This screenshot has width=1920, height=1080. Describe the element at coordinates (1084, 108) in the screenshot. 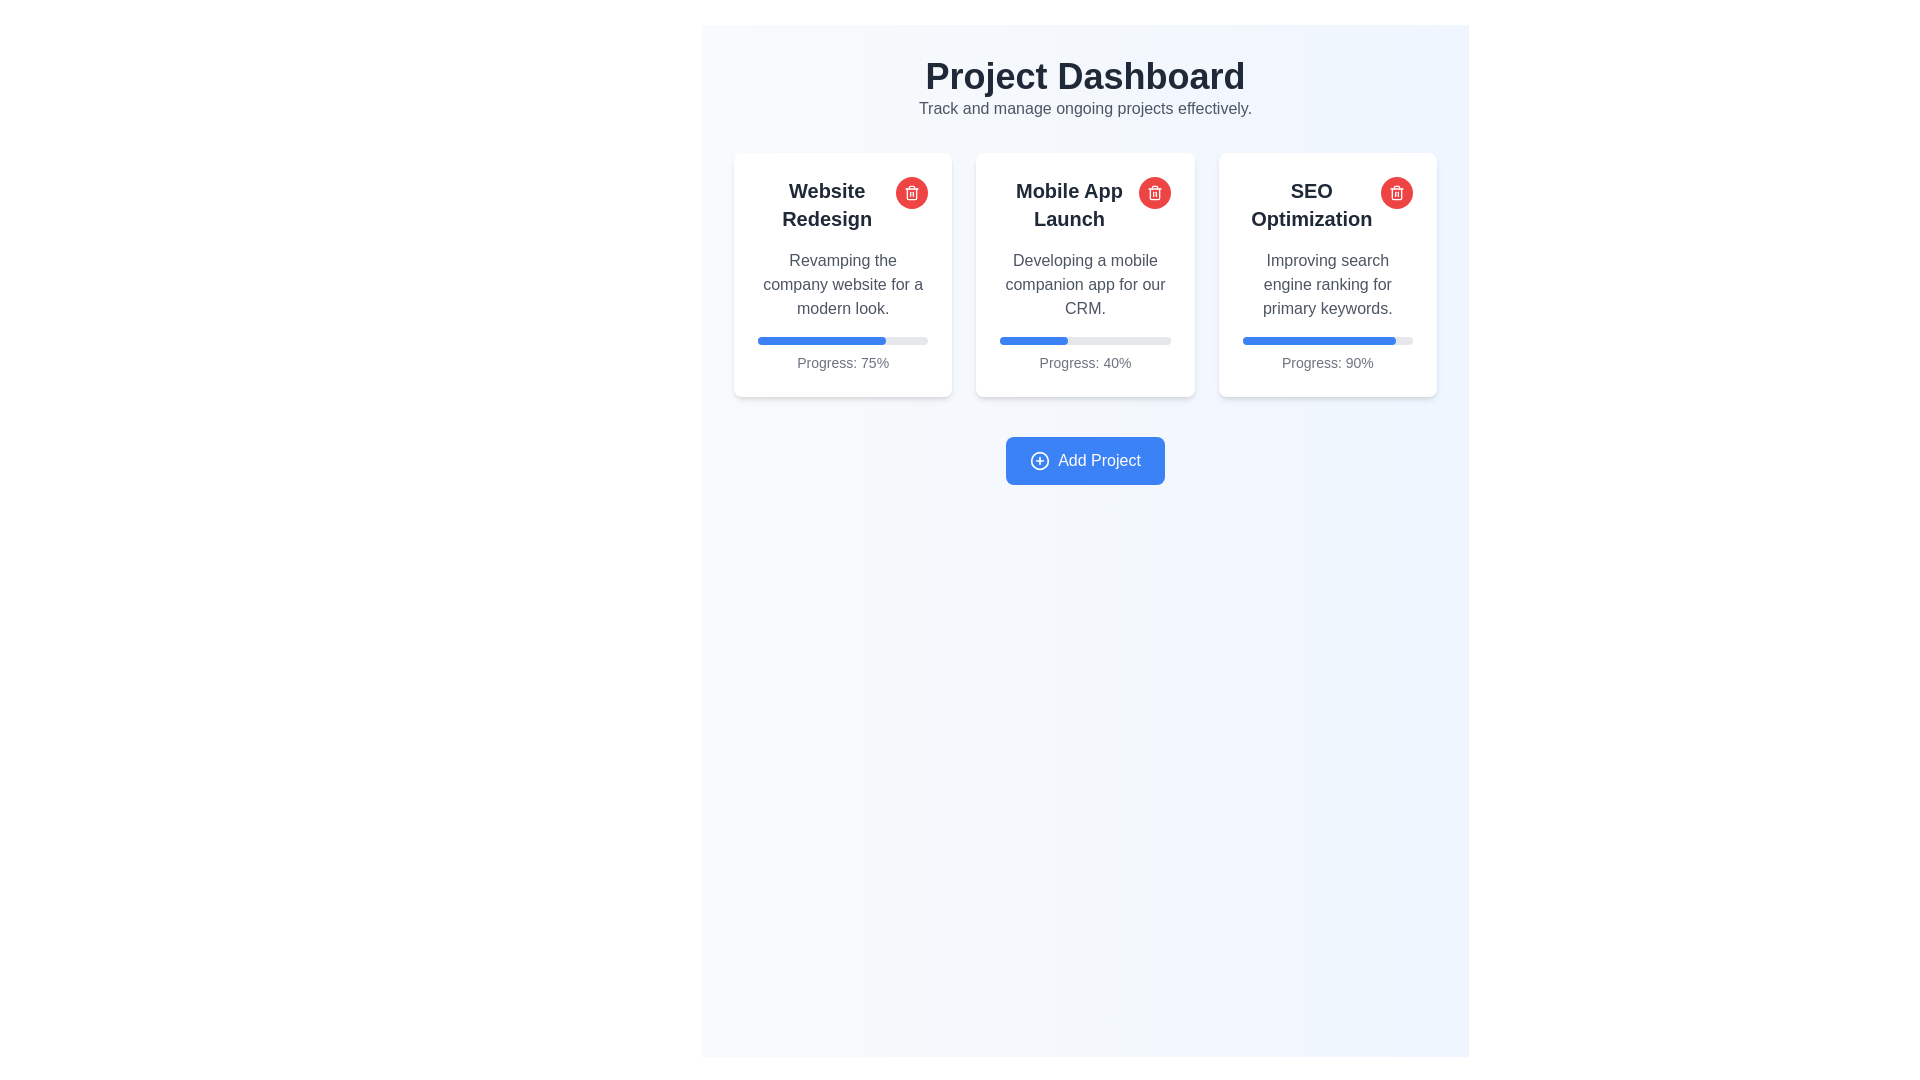

I see `the static text that reads 'Track and manage ongoing projects effectively', which is styled in gray and positioned below the 'Project Dashboard' header` at that location.